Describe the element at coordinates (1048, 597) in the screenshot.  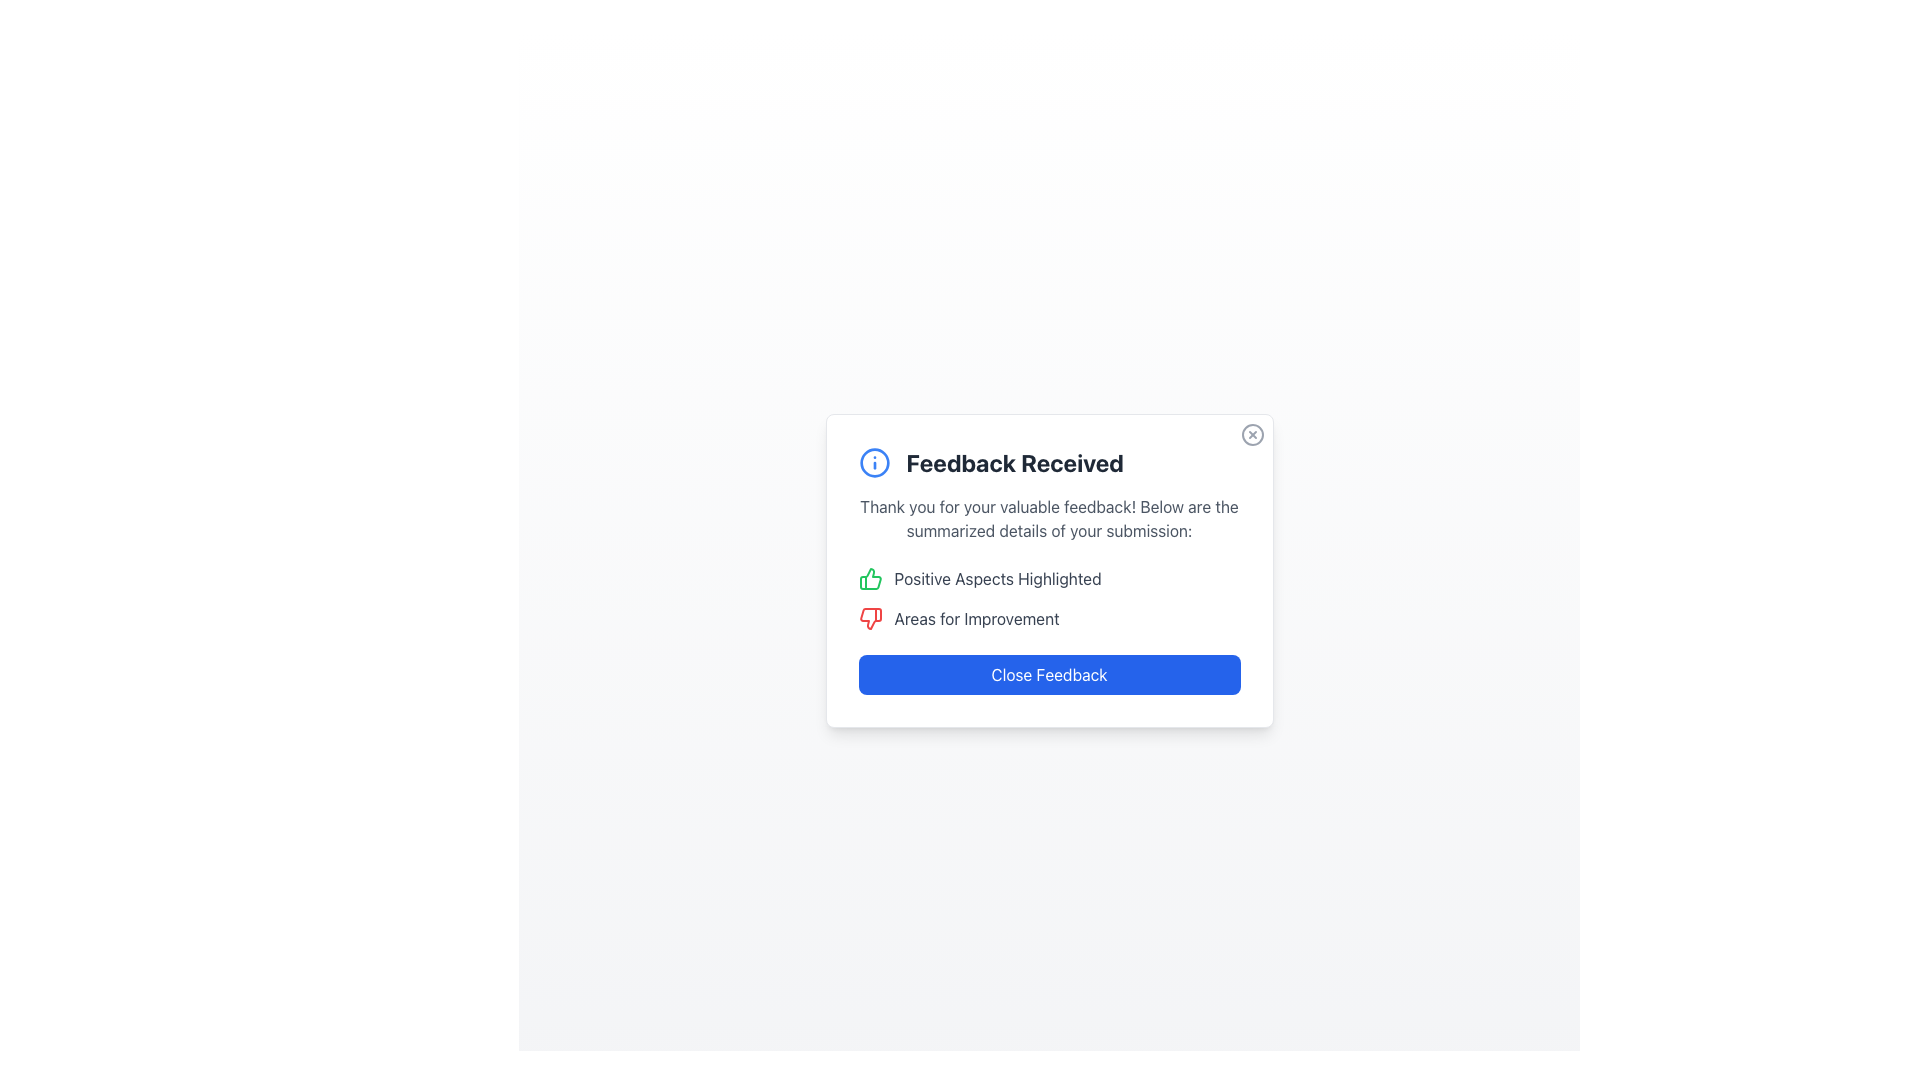
I see `the green thumbs-up icon in the 'Positive Aspects Highlighted' section of the feedback summary component` at that location.